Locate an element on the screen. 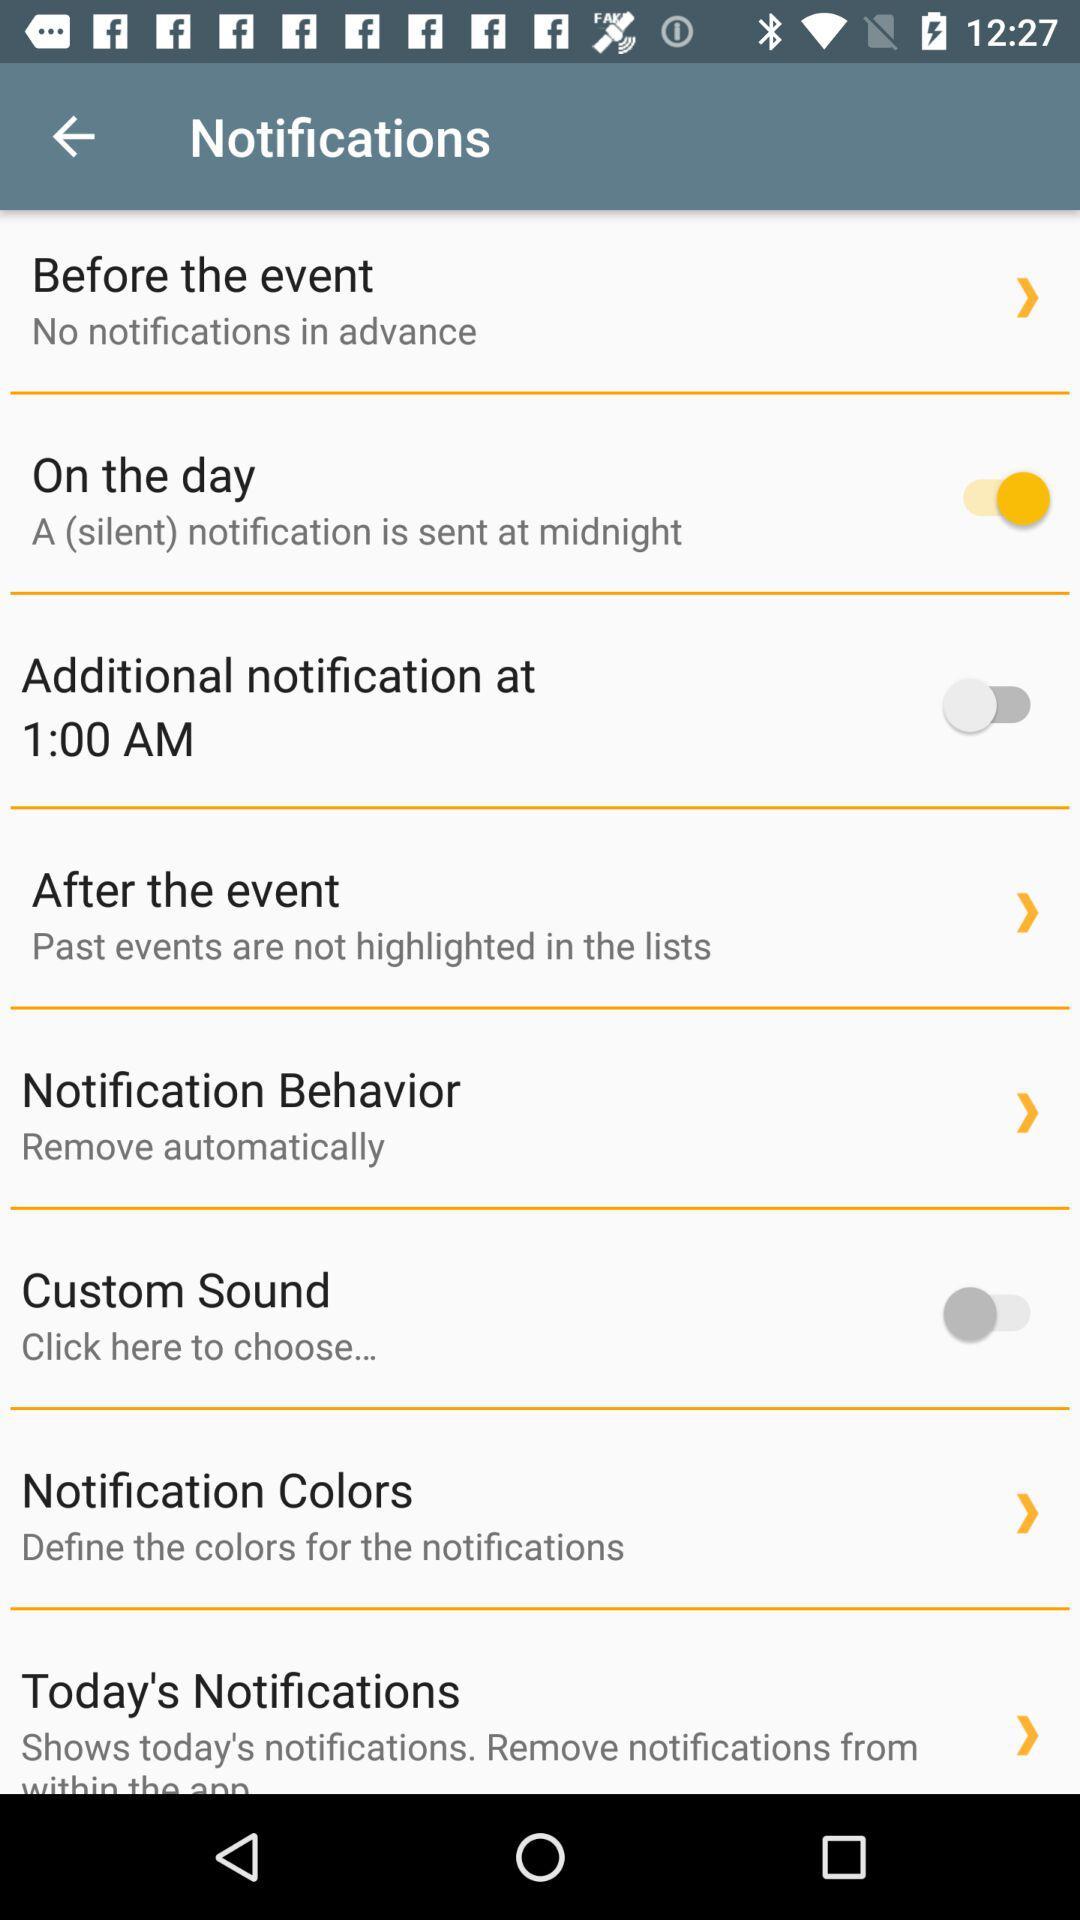 The height and width of the screenshot is (1920, 1080). custom sound is located at coordinates (996, 1313).